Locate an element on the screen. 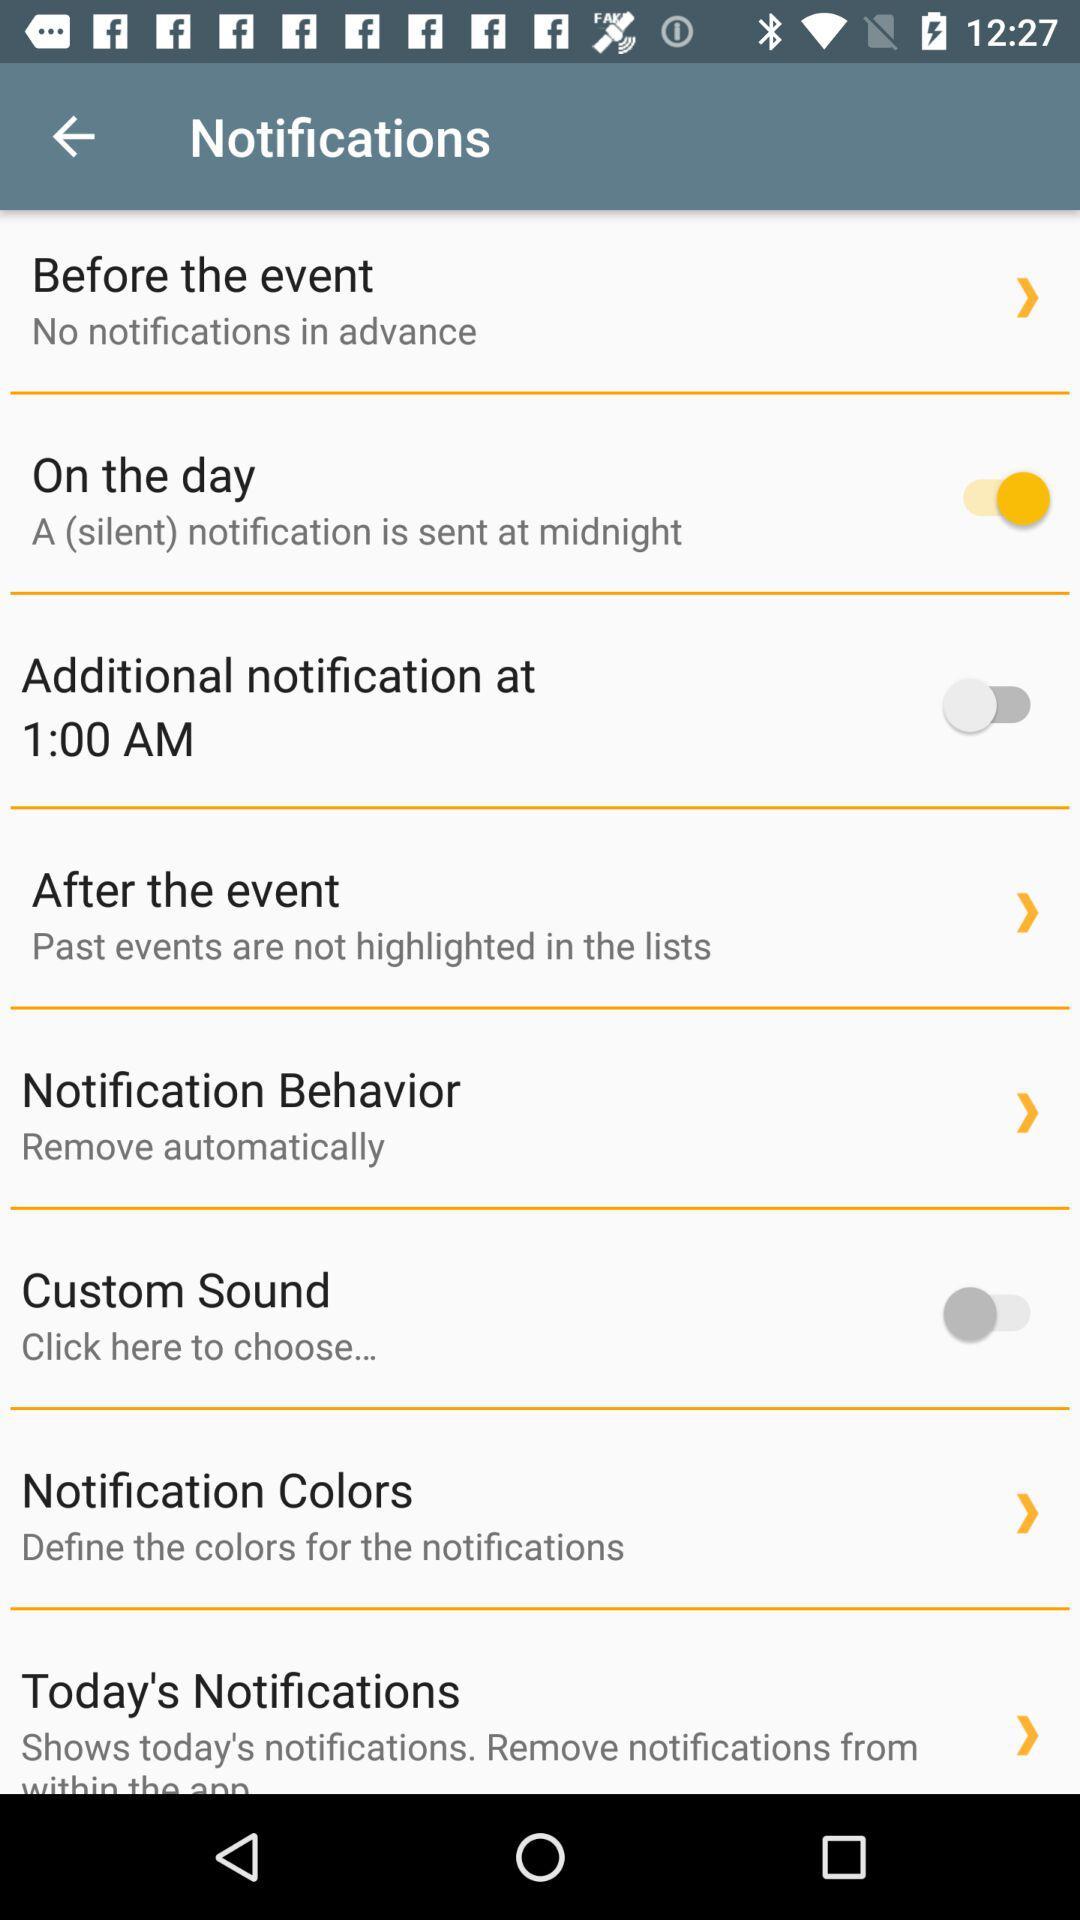 The height and width of the screenshot is (1920, 1080). custom sound is located at coordinates (996, 1313).